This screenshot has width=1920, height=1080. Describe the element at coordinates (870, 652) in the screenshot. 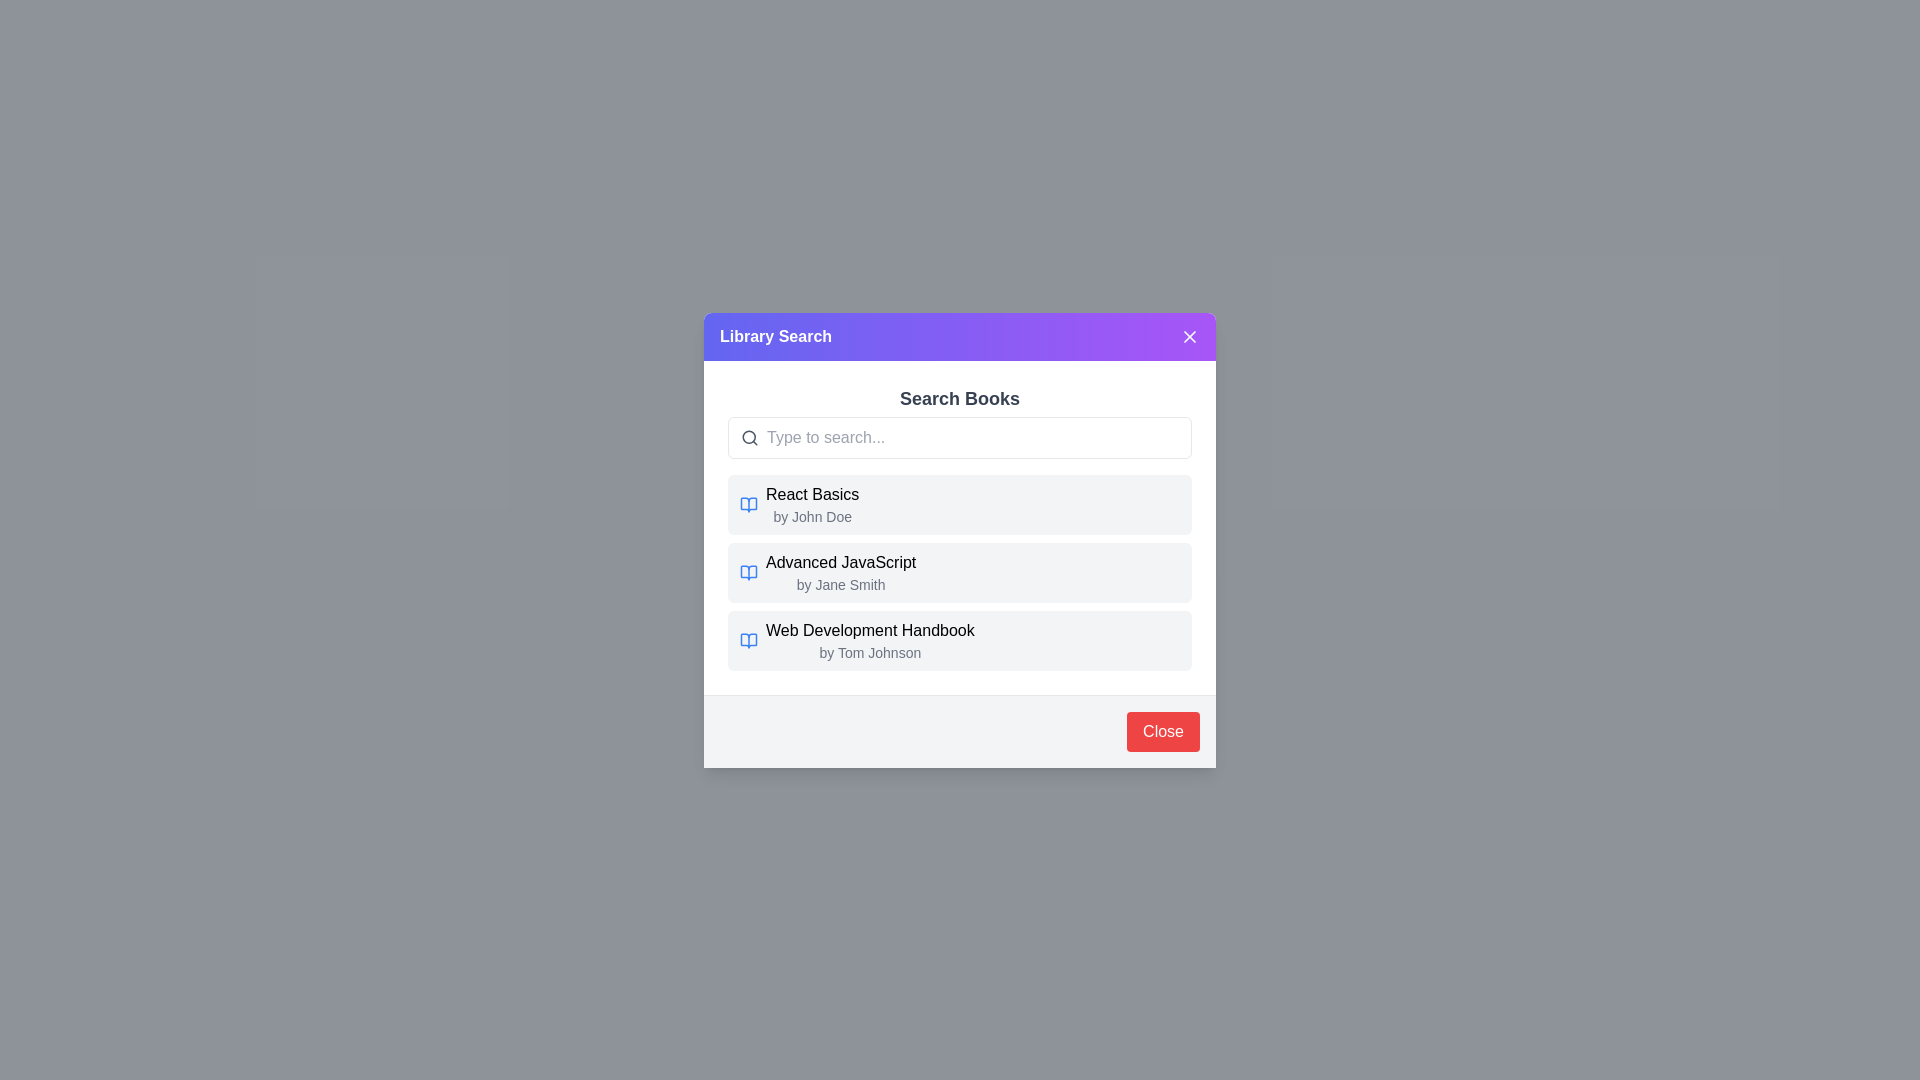

I see `the text label displaying the author of the book titled 'Web Development Handbook' to trigger possible tooltips` at that location.